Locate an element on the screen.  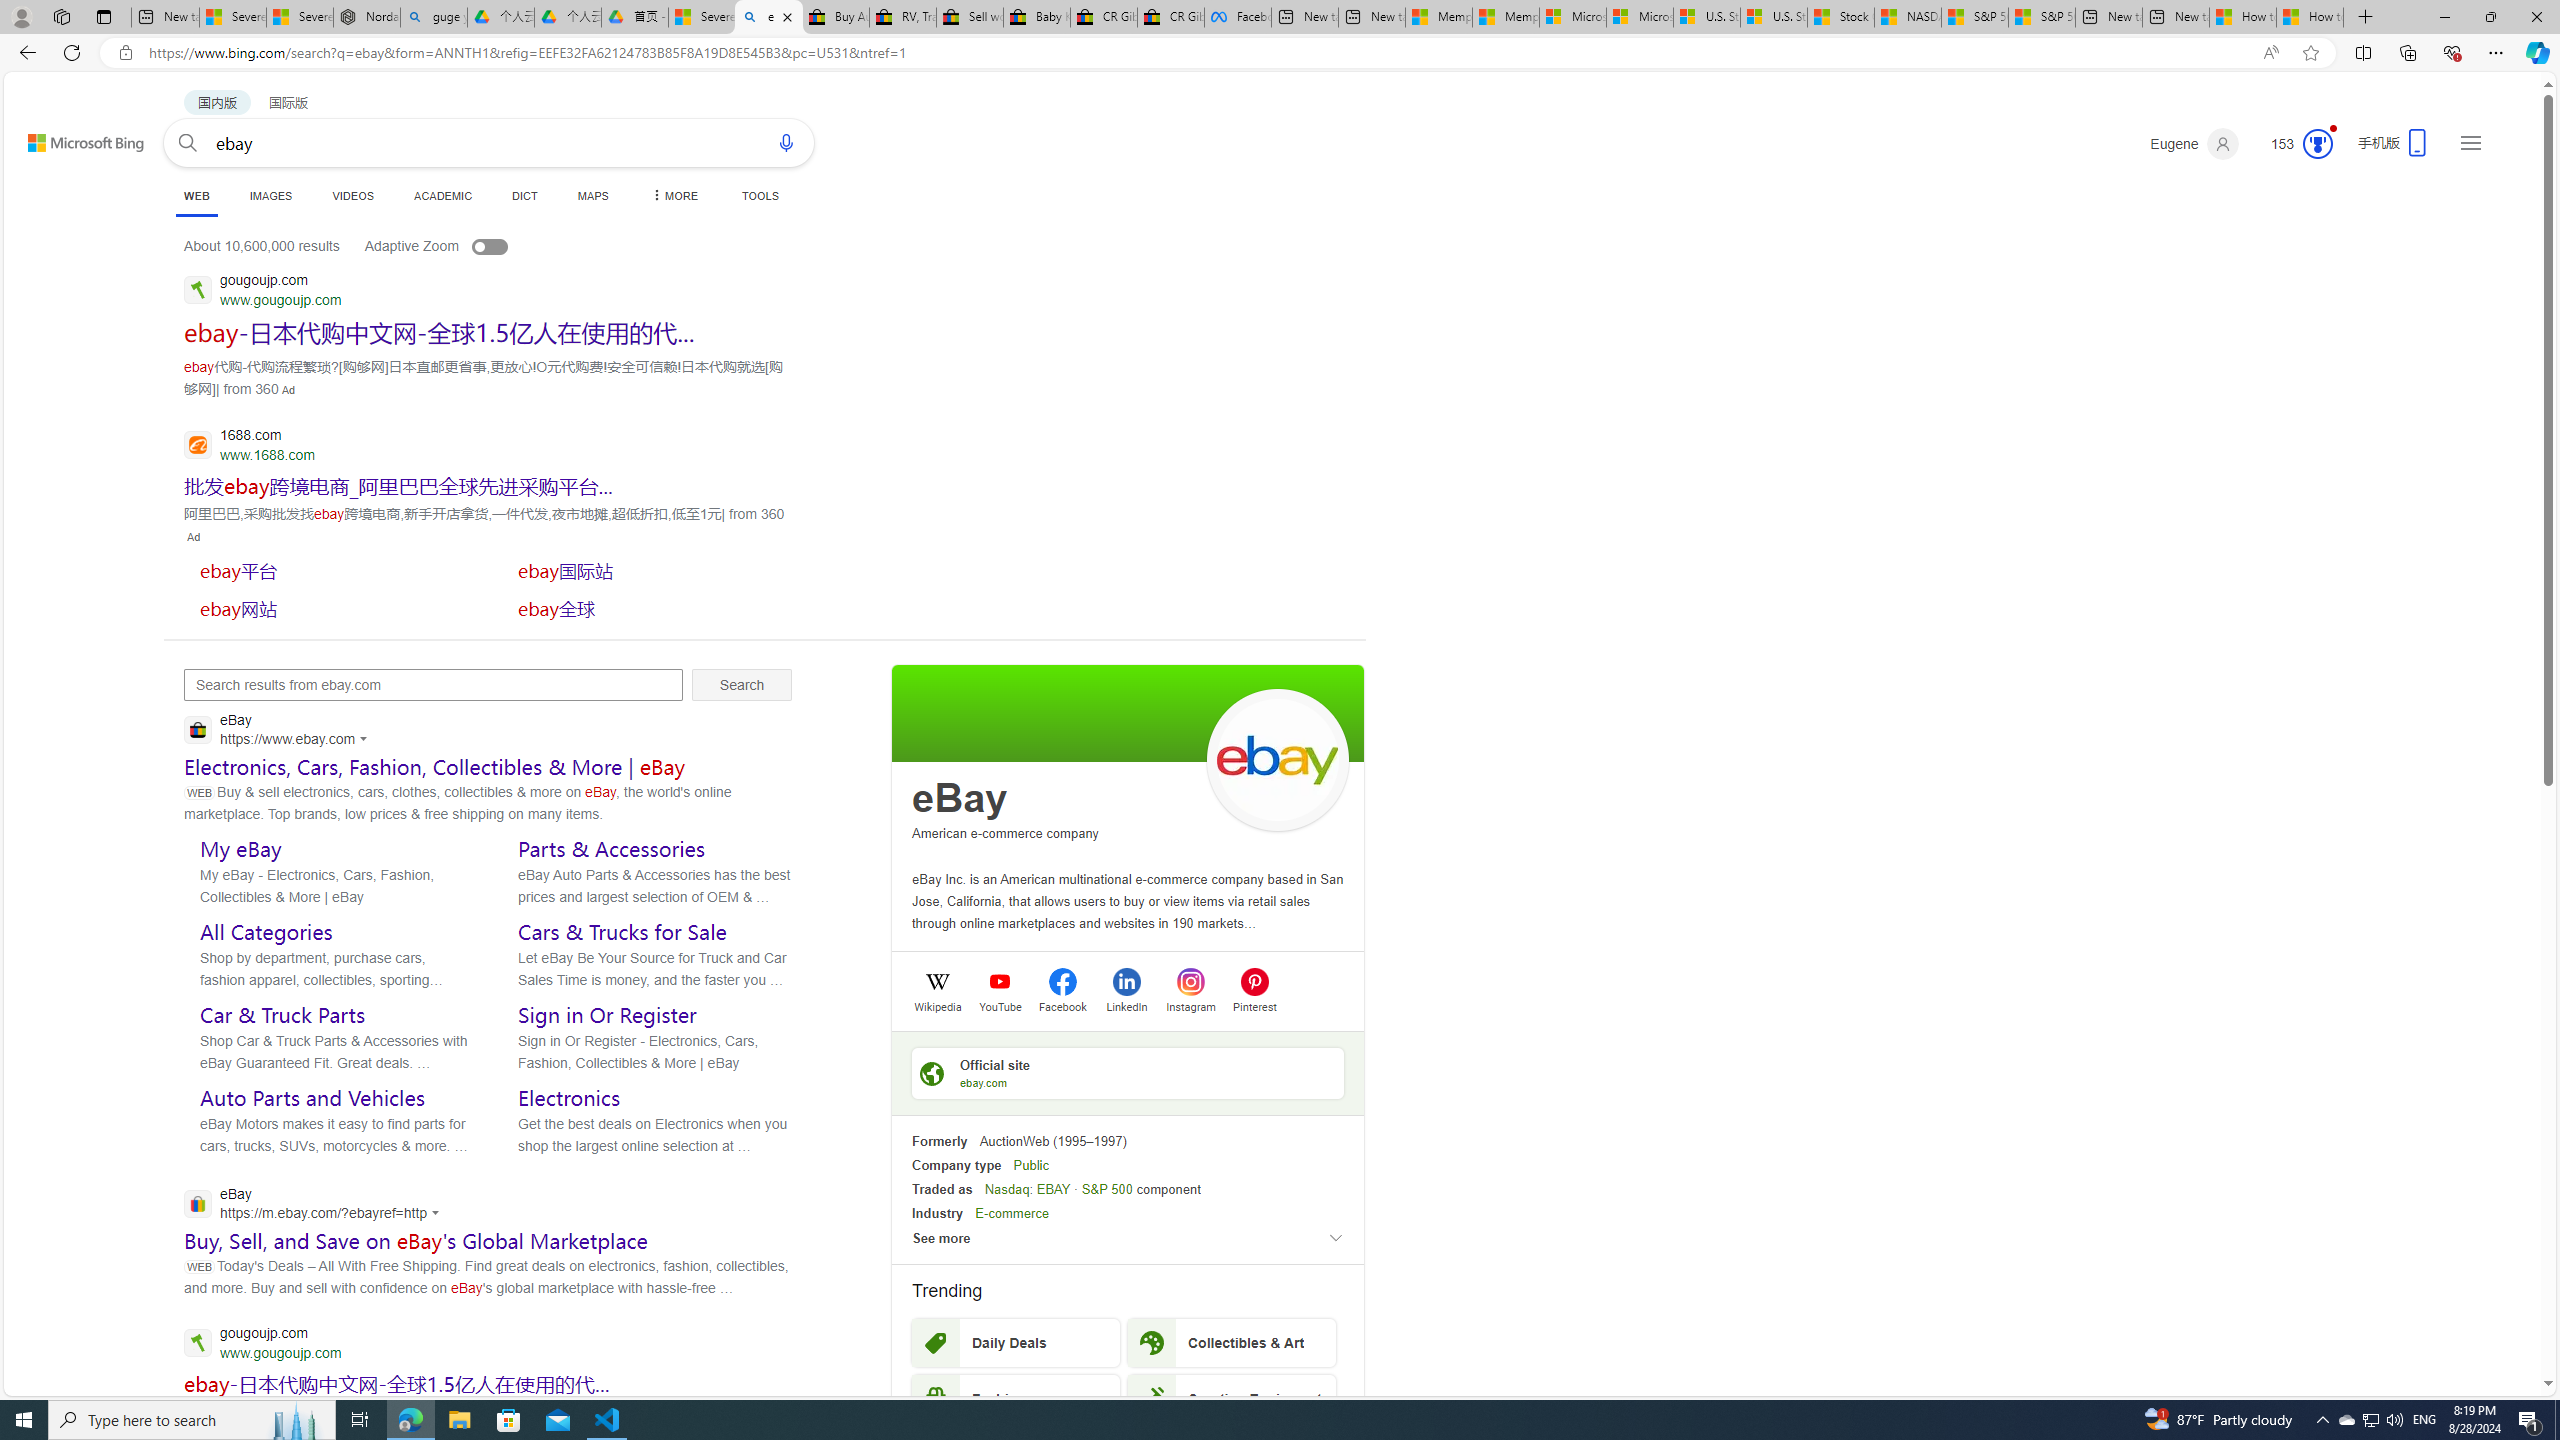
'Back to Bing search' is located at coordinates (73, 137).